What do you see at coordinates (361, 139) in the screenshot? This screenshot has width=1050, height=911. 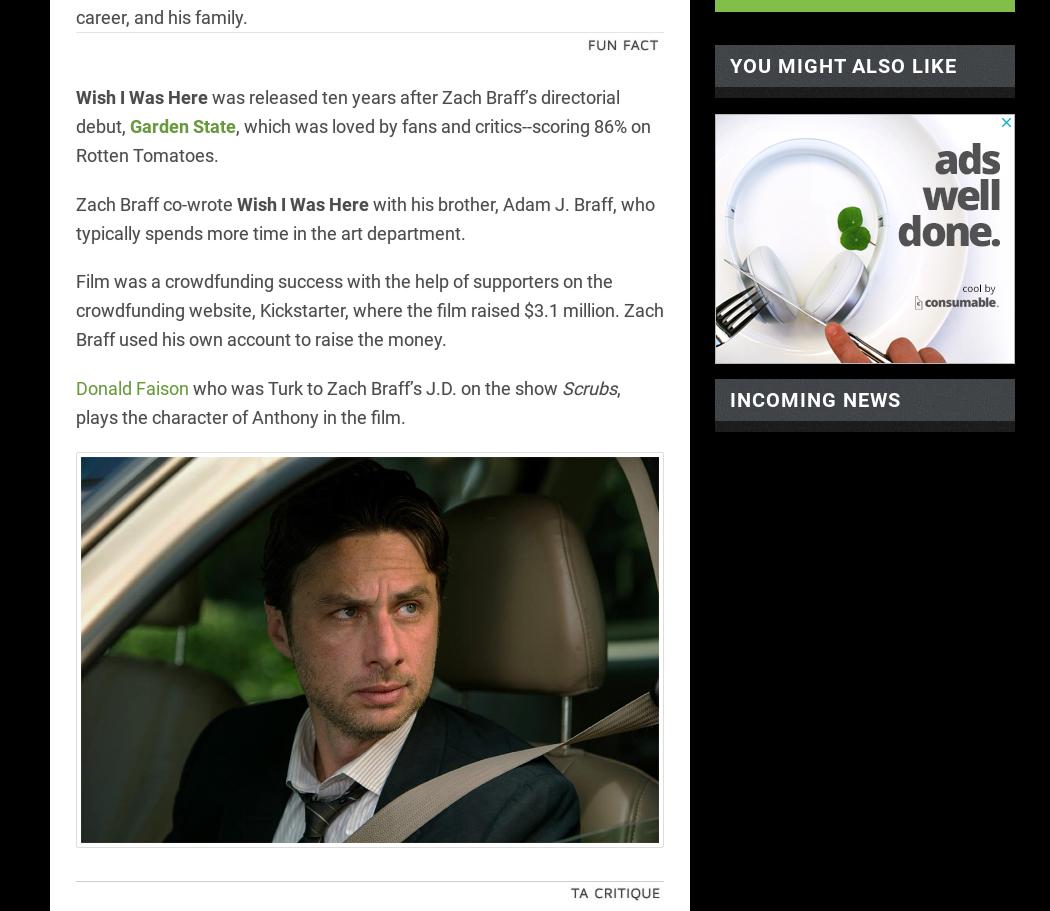 I see `', which was loved by fans and critics--scoring 86% on Rotten Tomatoes.'` at bounding box center [361, 139].